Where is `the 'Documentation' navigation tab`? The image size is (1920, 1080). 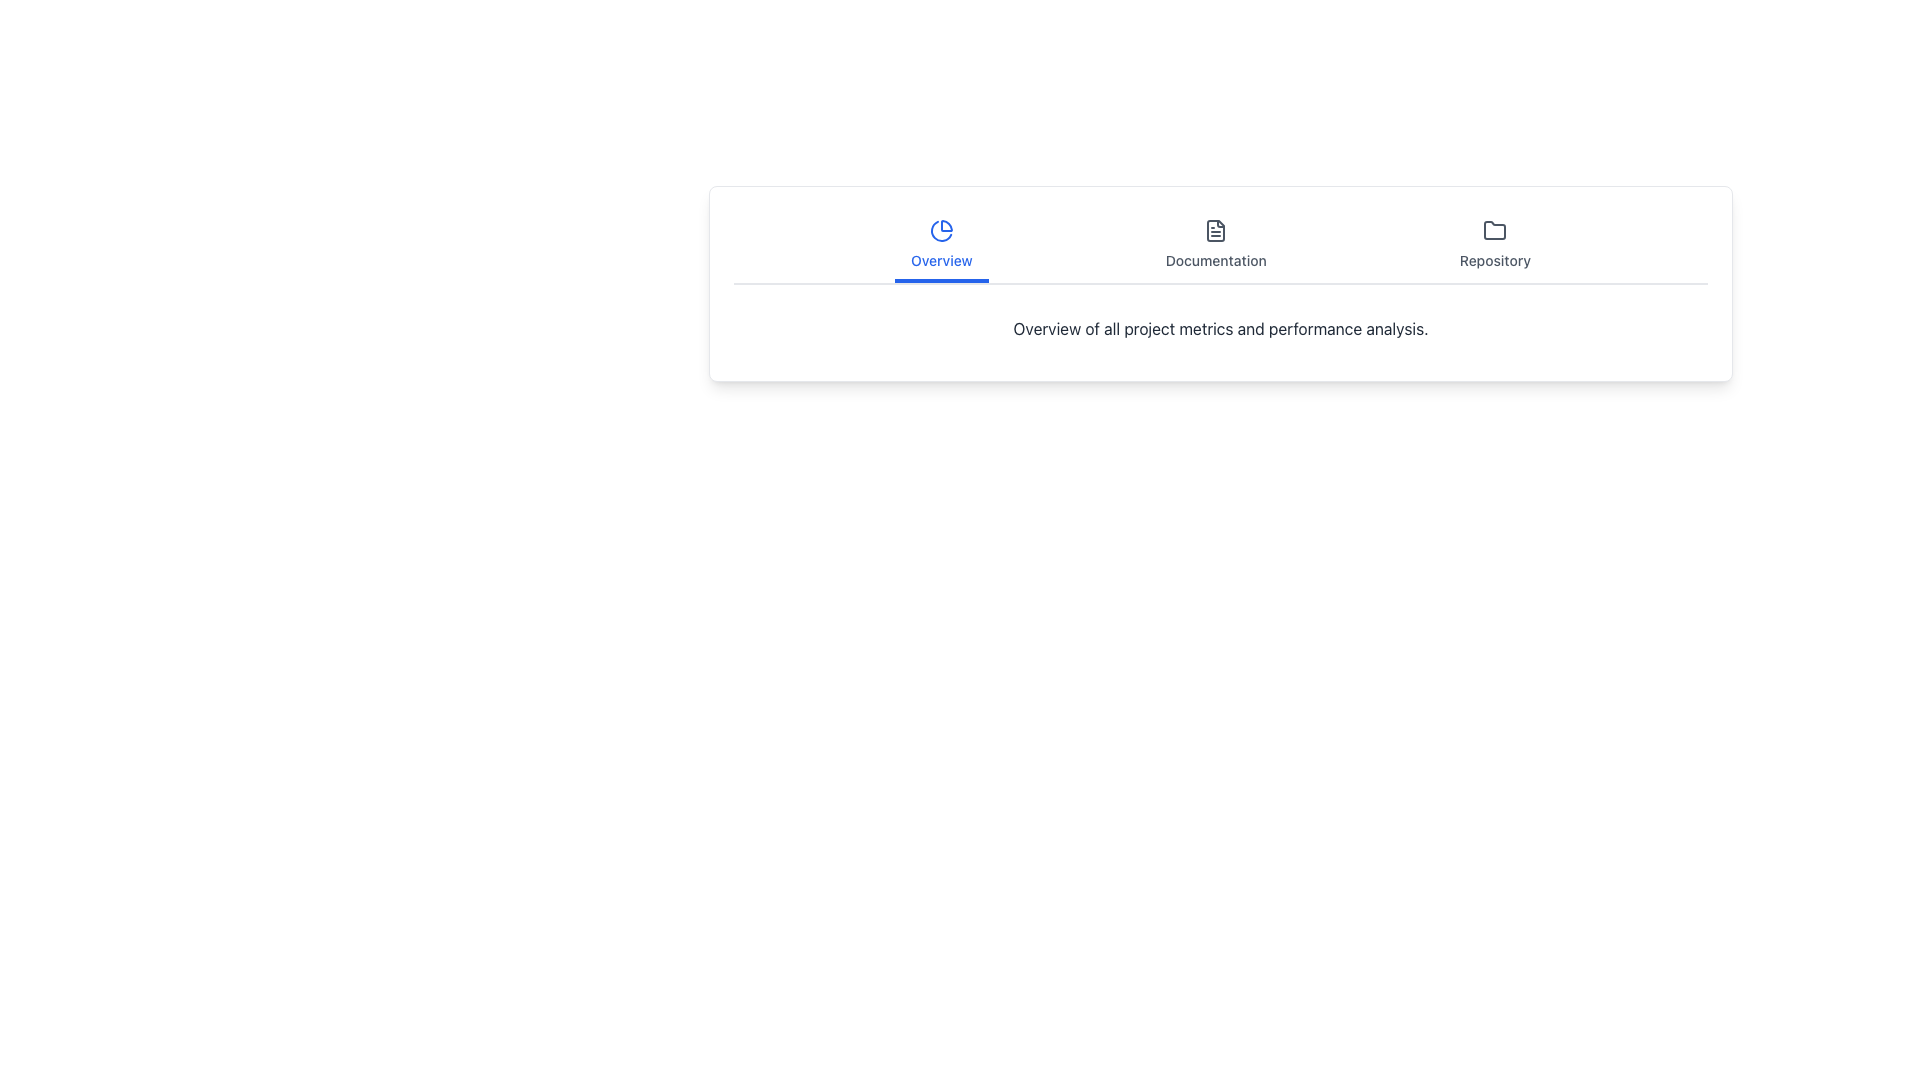
the 'Documentation' navigation tab is located at coordinates (1215, 245).